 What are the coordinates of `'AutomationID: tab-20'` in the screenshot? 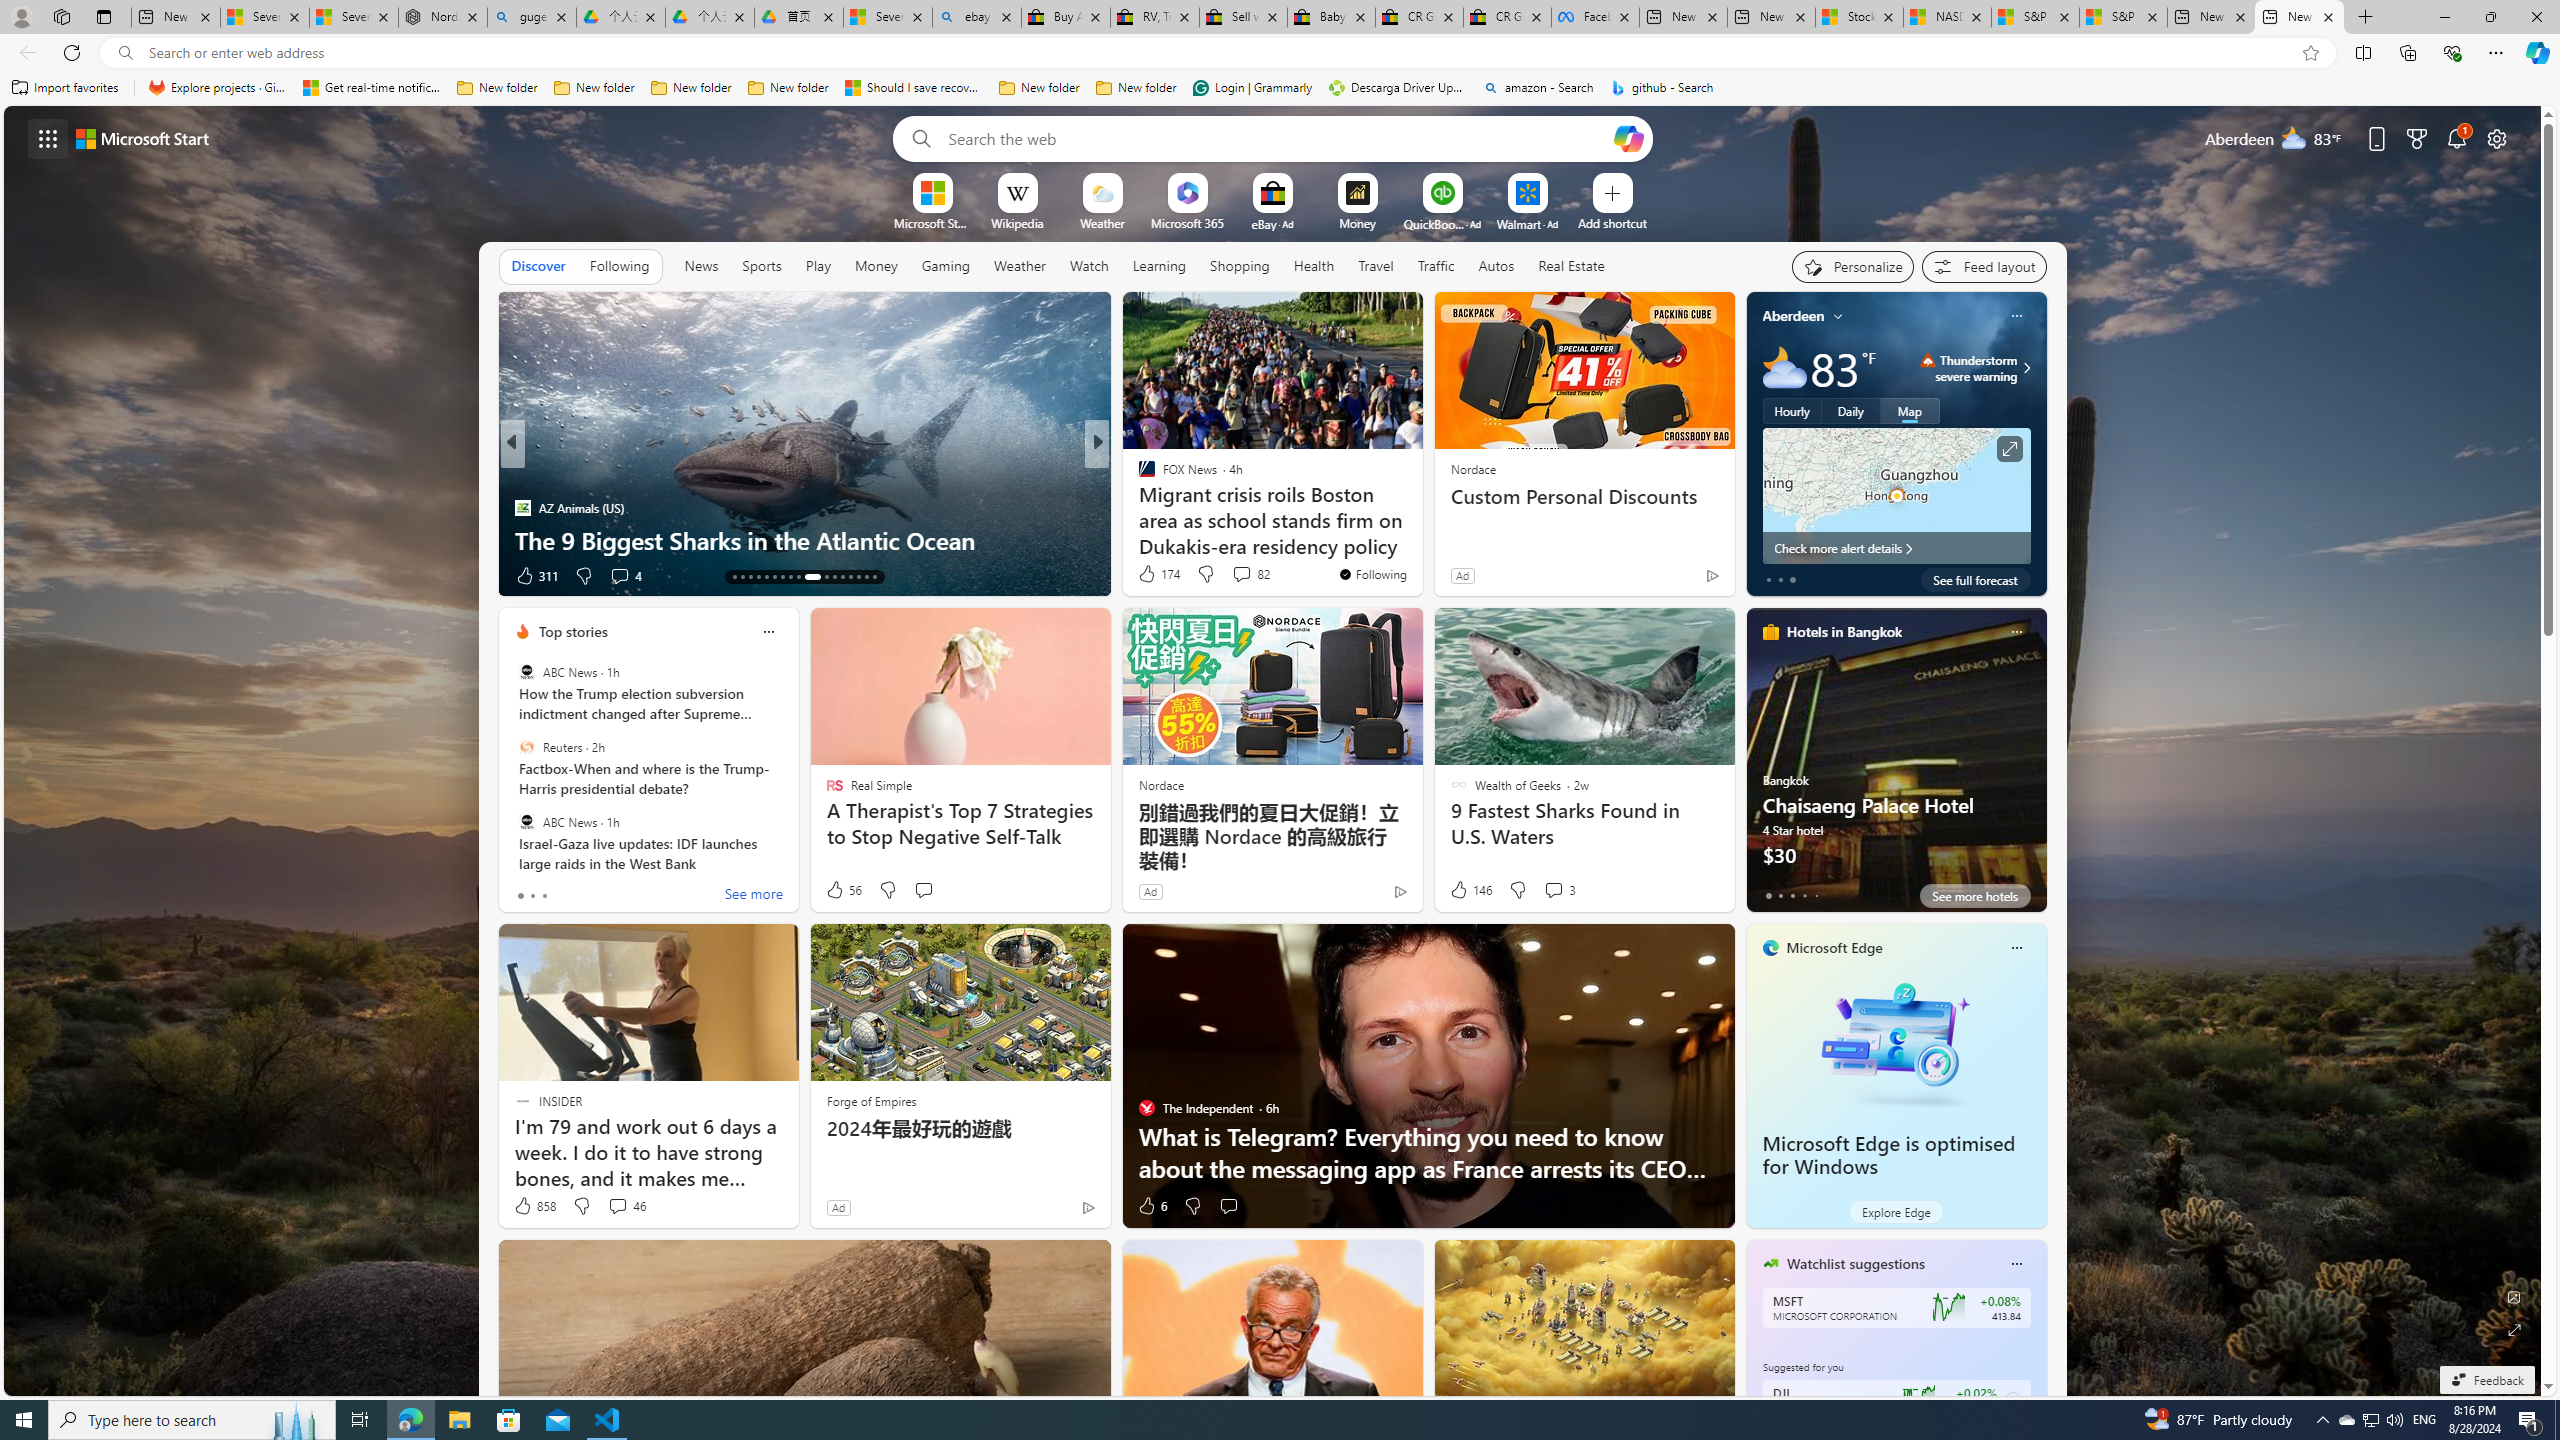 It's located at (790, 577).